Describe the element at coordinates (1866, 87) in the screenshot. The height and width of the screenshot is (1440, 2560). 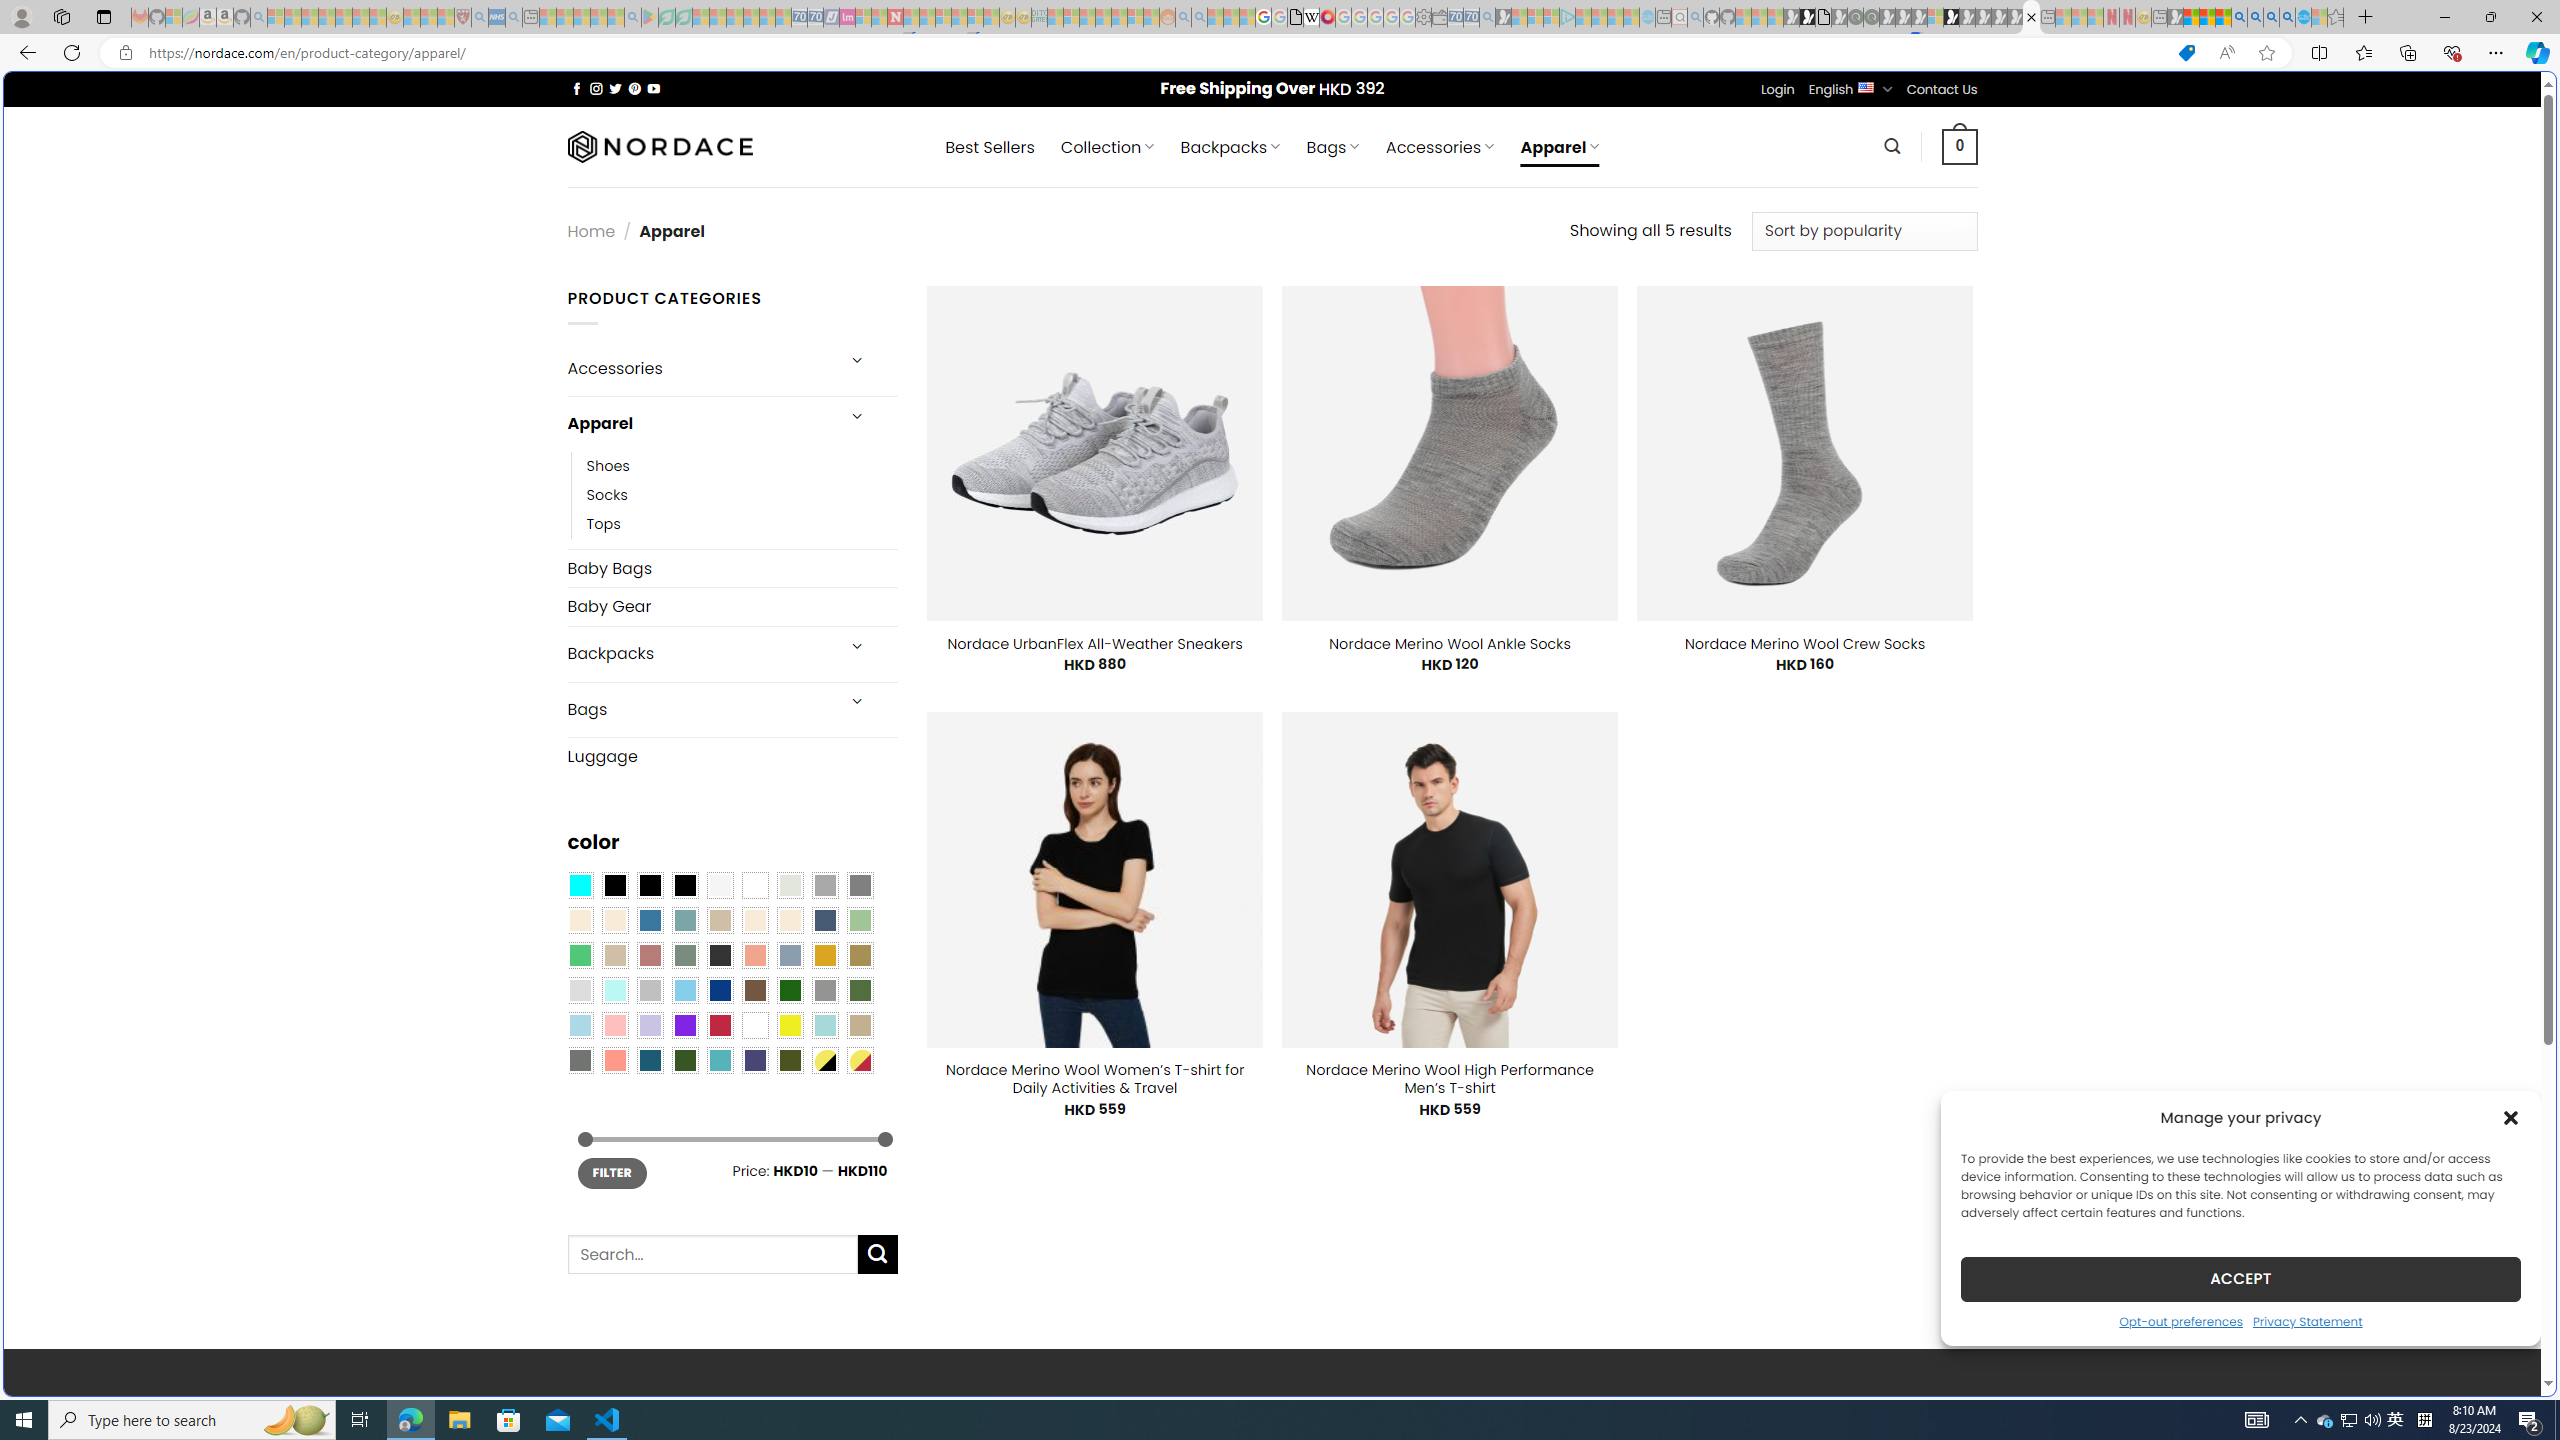
I see `'English'` at that location.